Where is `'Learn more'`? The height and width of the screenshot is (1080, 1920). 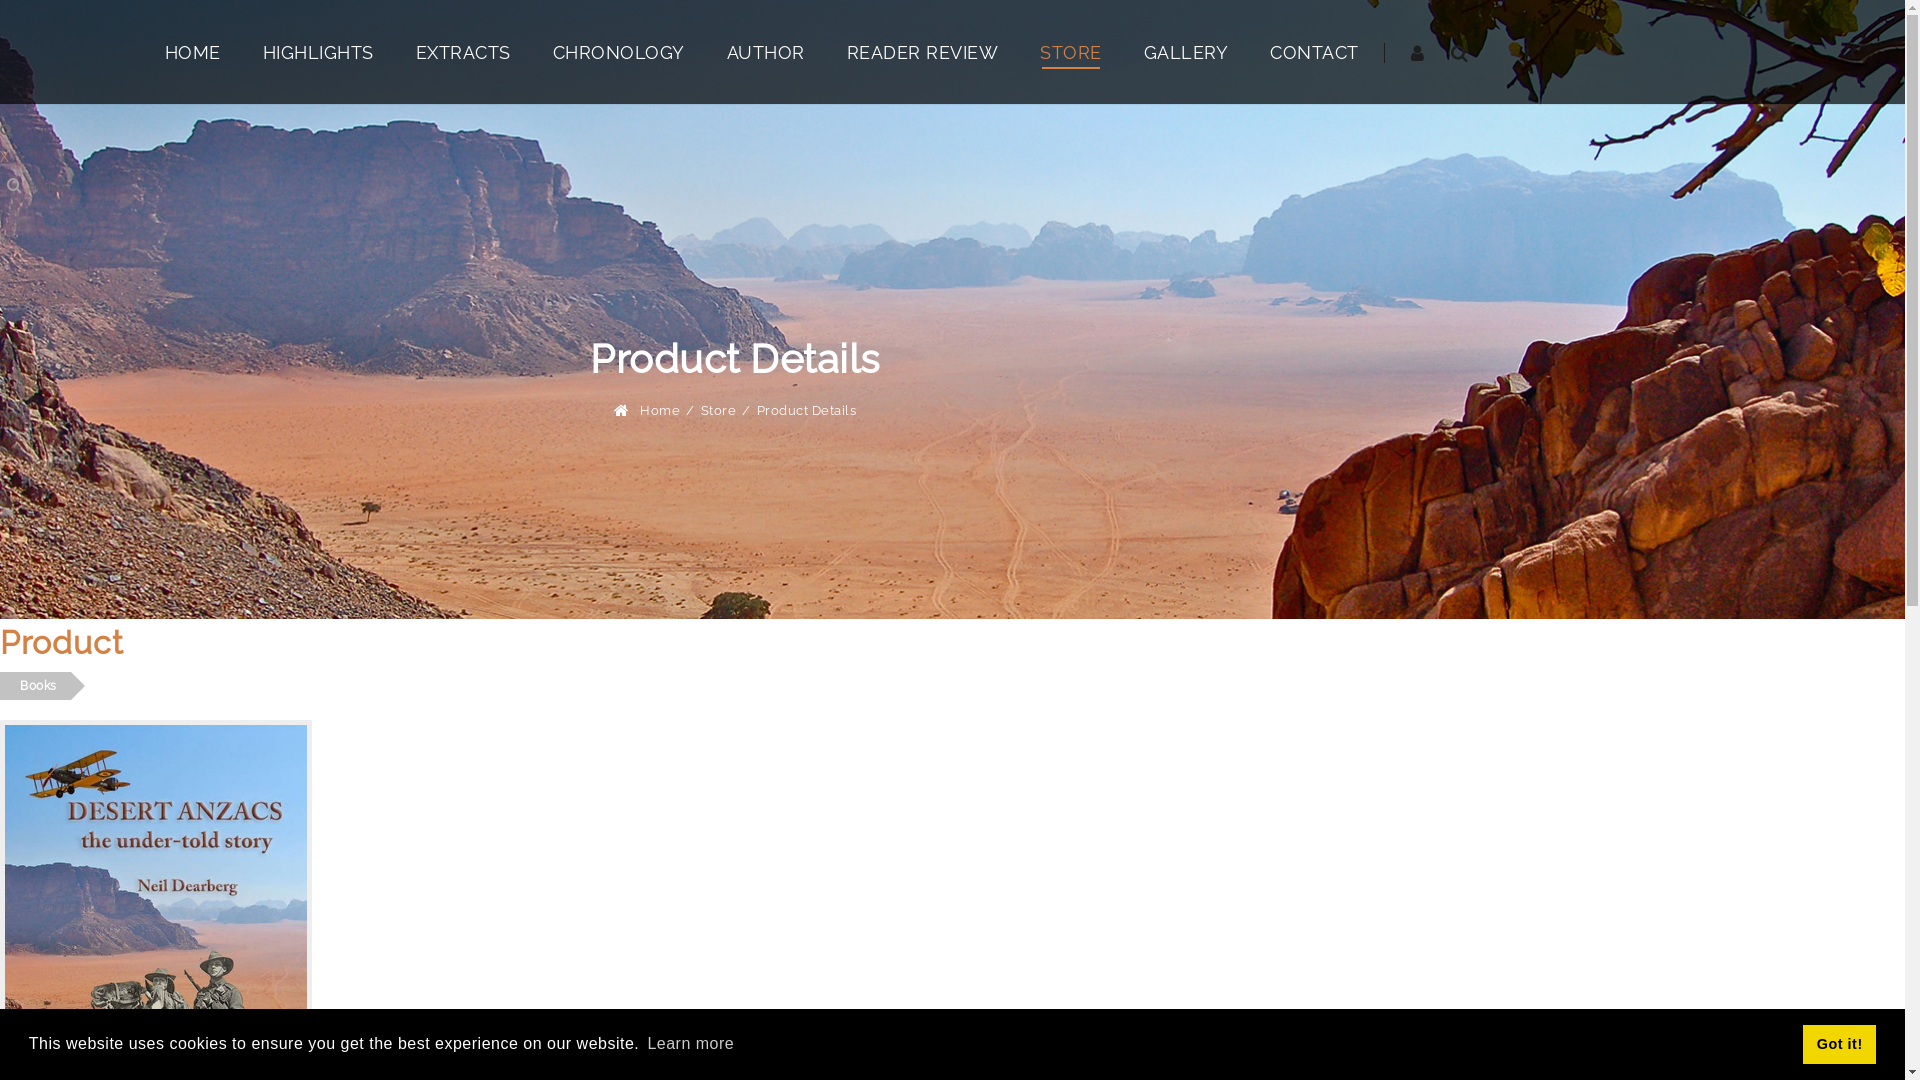
'Learn more' is located at coordinates (690, 1043).